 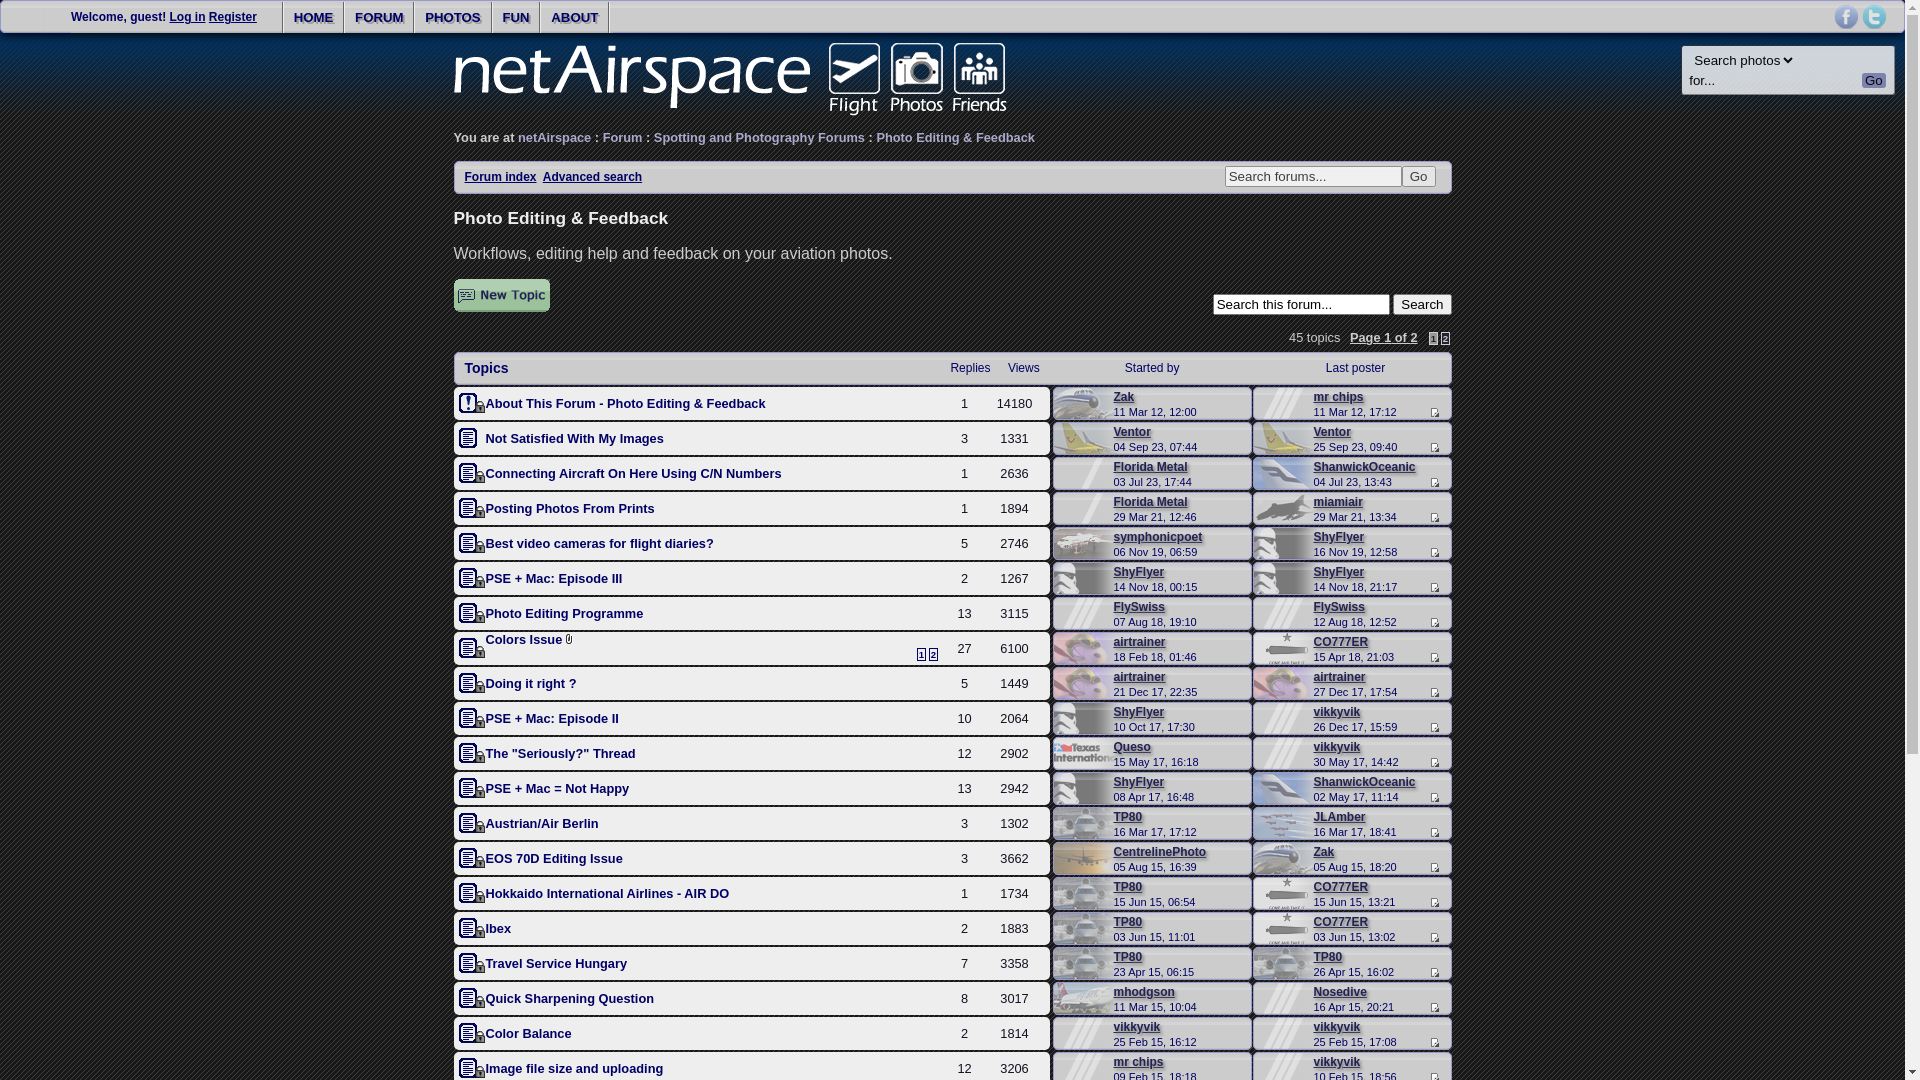 What do you see at coordinates (574, 437) in the screenshot?
I see `'Not Satisfied With My Images'` at bounding box center [574, 437].